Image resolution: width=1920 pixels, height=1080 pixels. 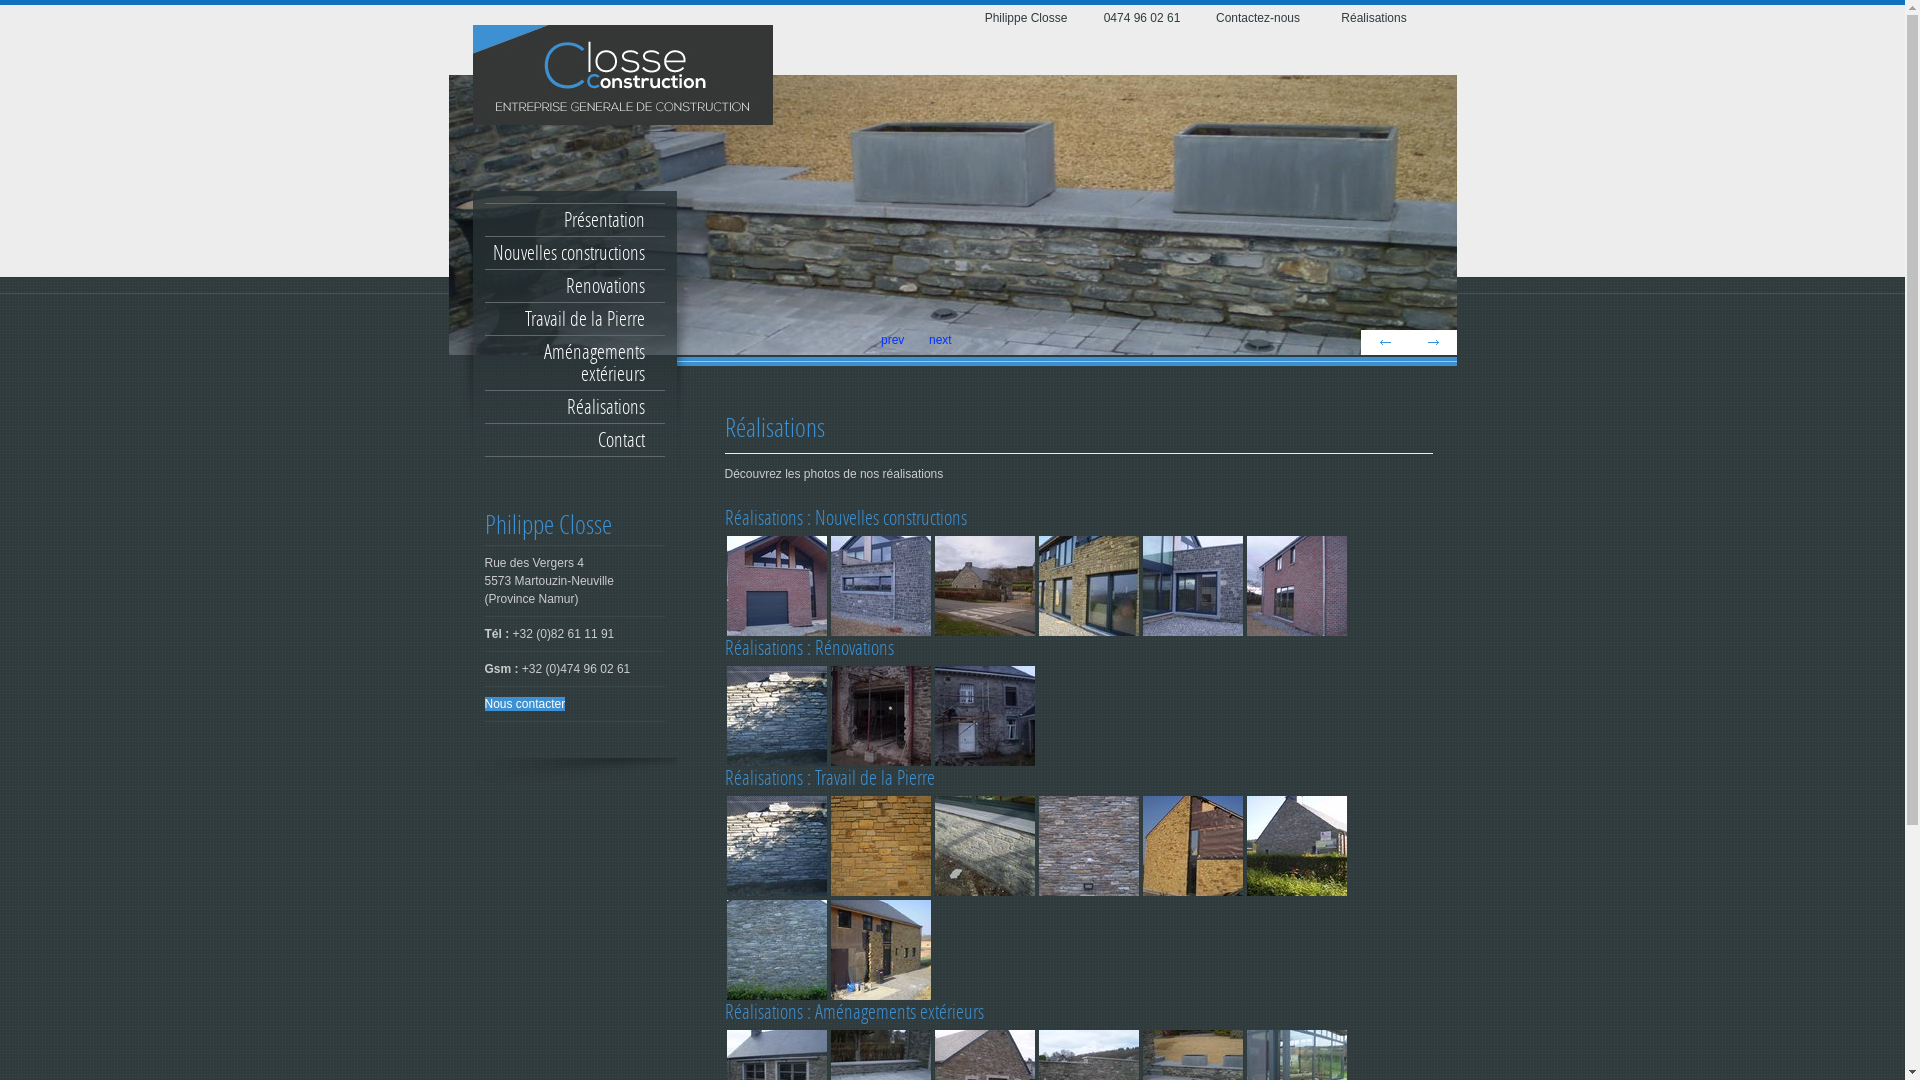 I want to click on 'OLYMPUS DIGITAL CAMERA         ', so click(x=983, y=845).